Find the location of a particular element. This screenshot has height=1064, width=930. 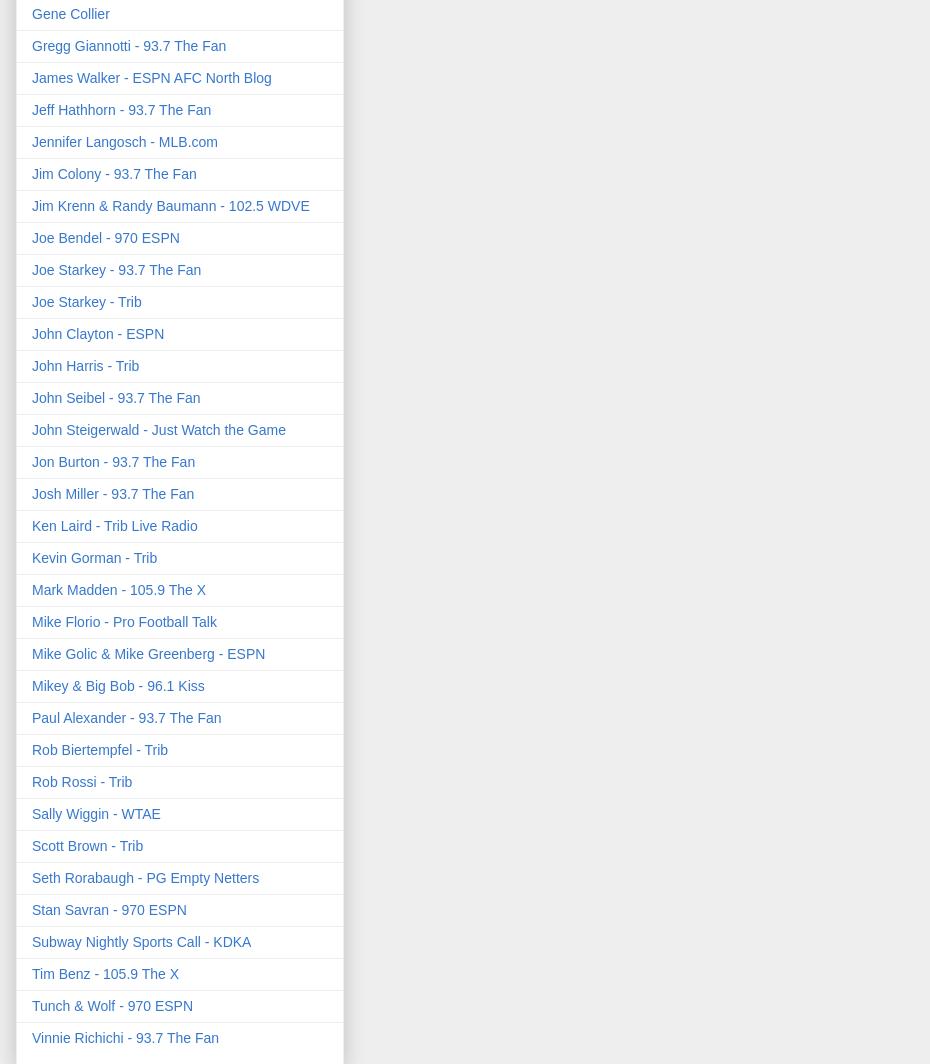

'John Steigerwald - Just Watch the Game' is located at coordinates (157, 429).